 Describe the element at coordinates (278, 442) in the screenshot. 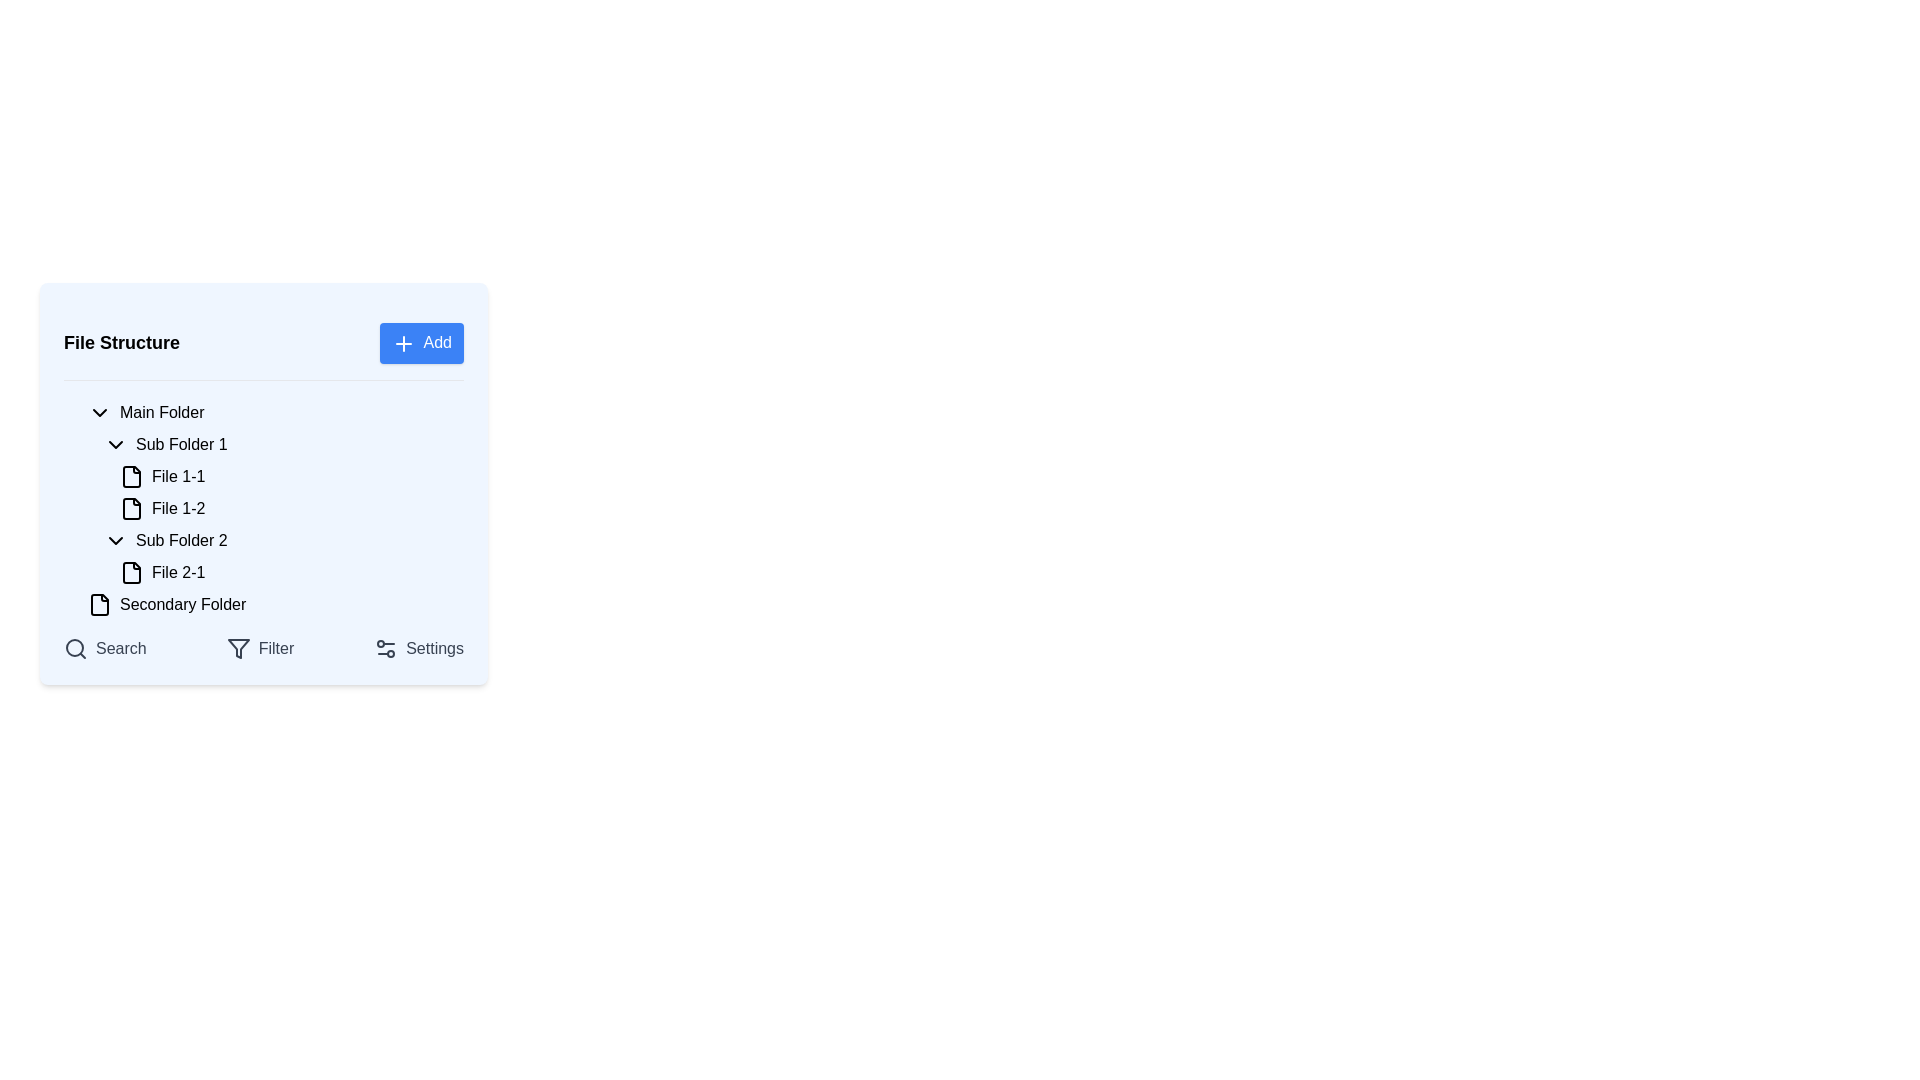

I see `the collapsible folder entry located under the 'Main Folder'` at that location.